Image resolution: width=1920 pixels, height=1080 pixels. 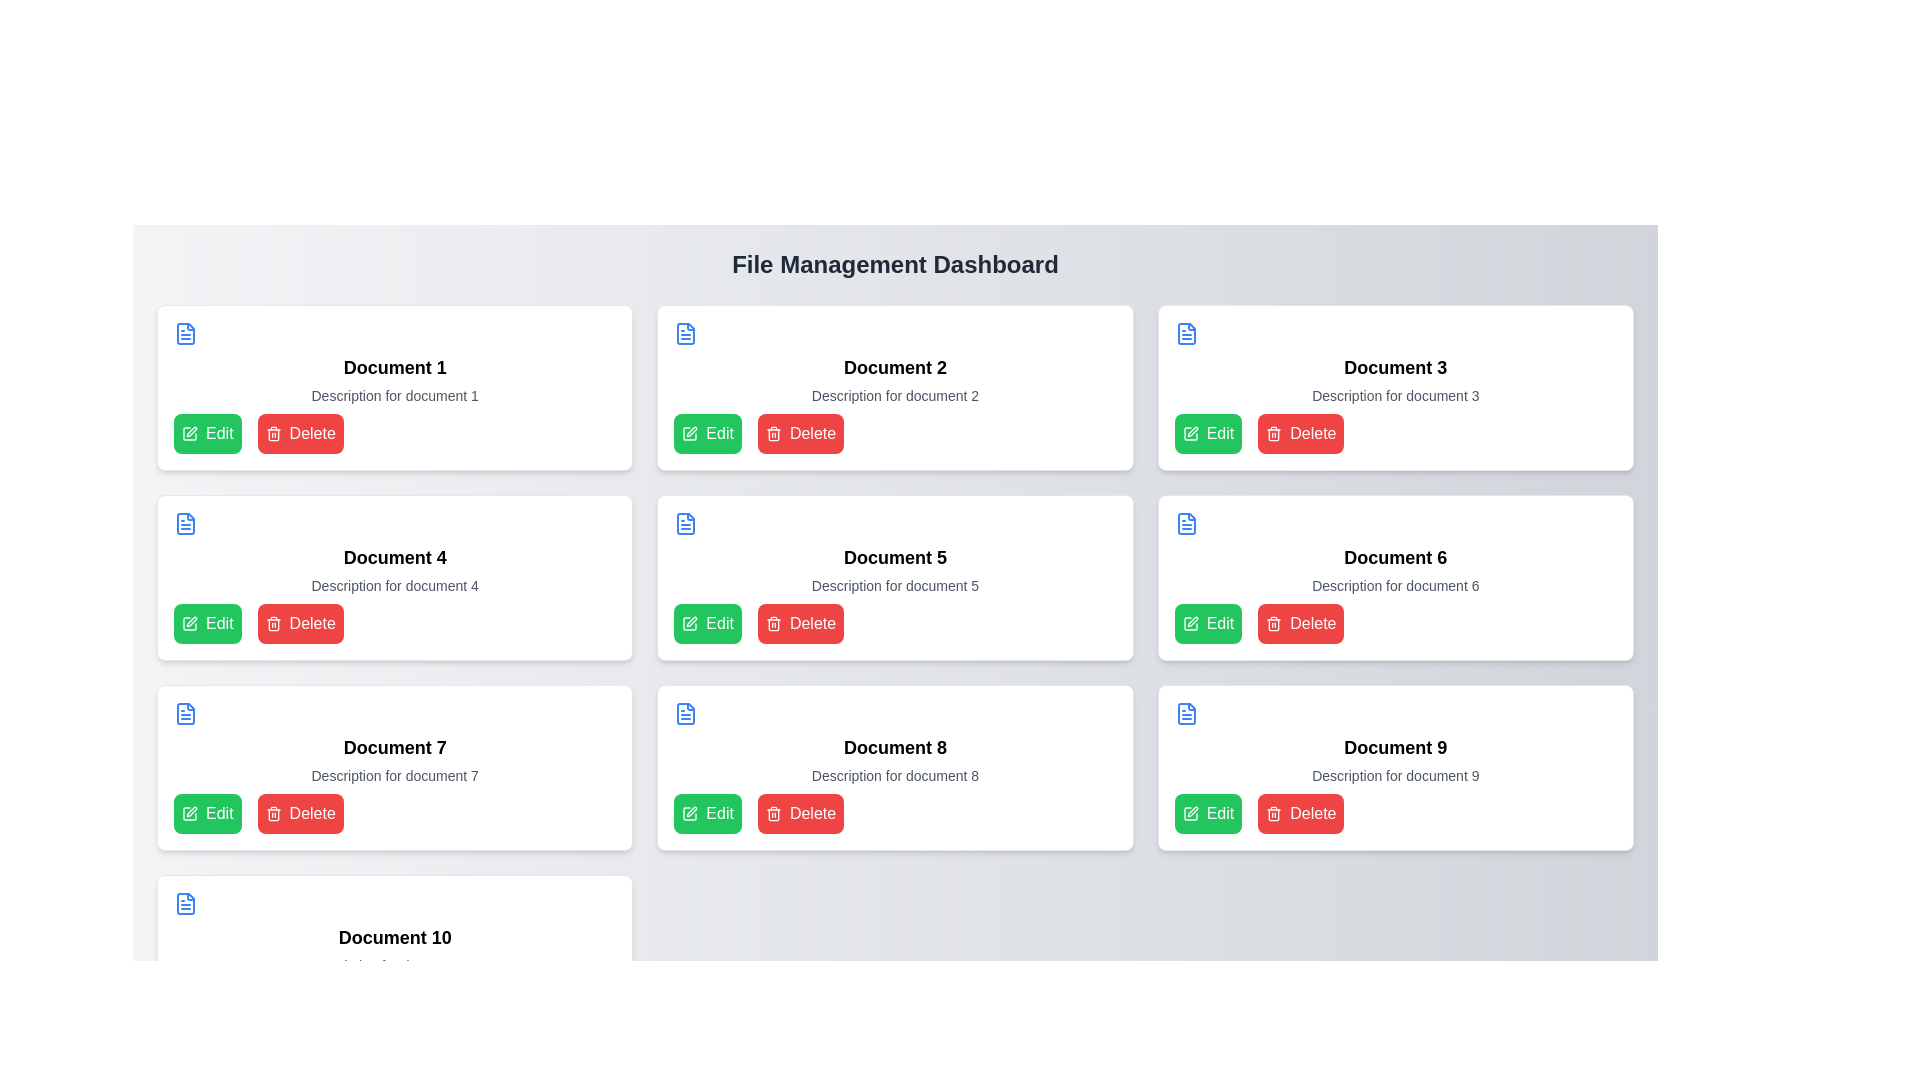 I want to click on the bold text label indicating the title 'Document 7', which is located in the second row, first column of a three-column grid layout, above the 'Edit' and 'Delete' buttons, so click(x=395, y=748).